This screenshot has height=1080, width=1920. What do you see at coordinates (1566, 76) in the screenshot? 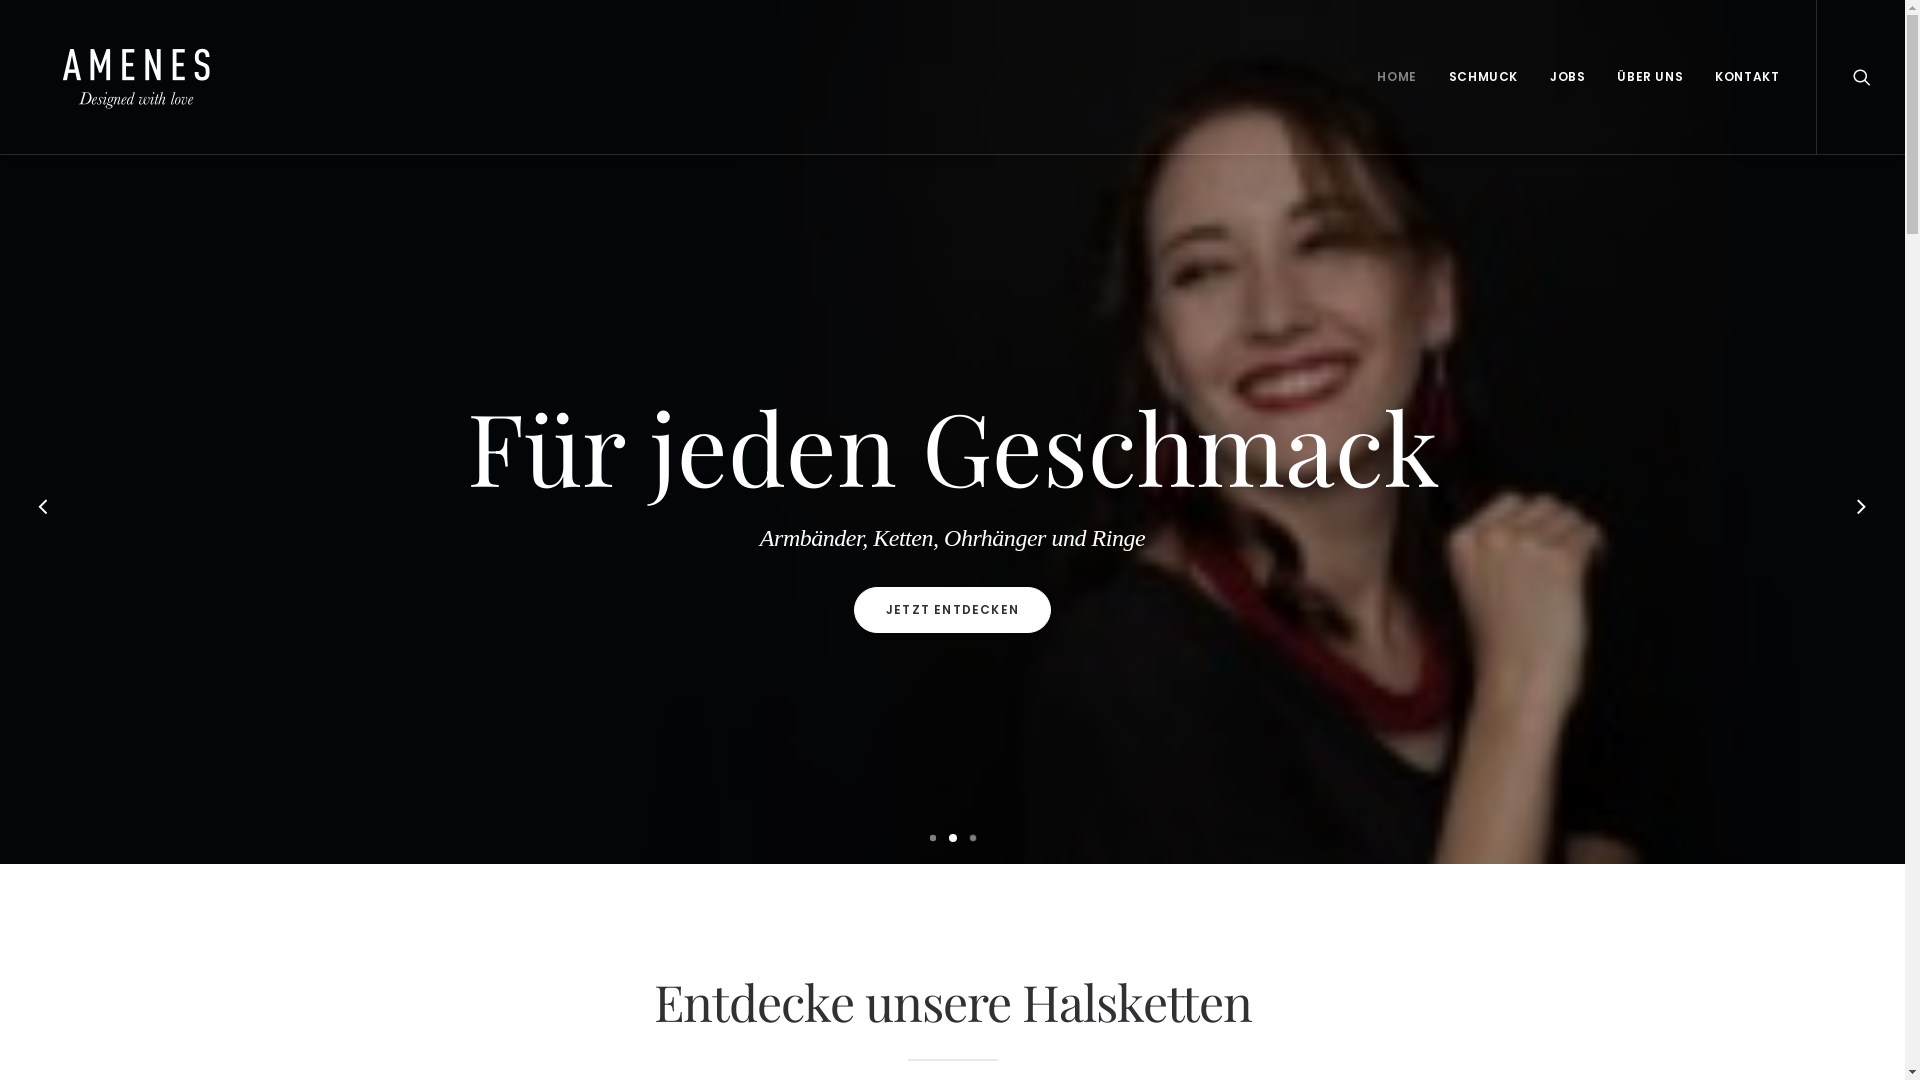
I see `'JOBS'` at bounding box center [1566, 76].